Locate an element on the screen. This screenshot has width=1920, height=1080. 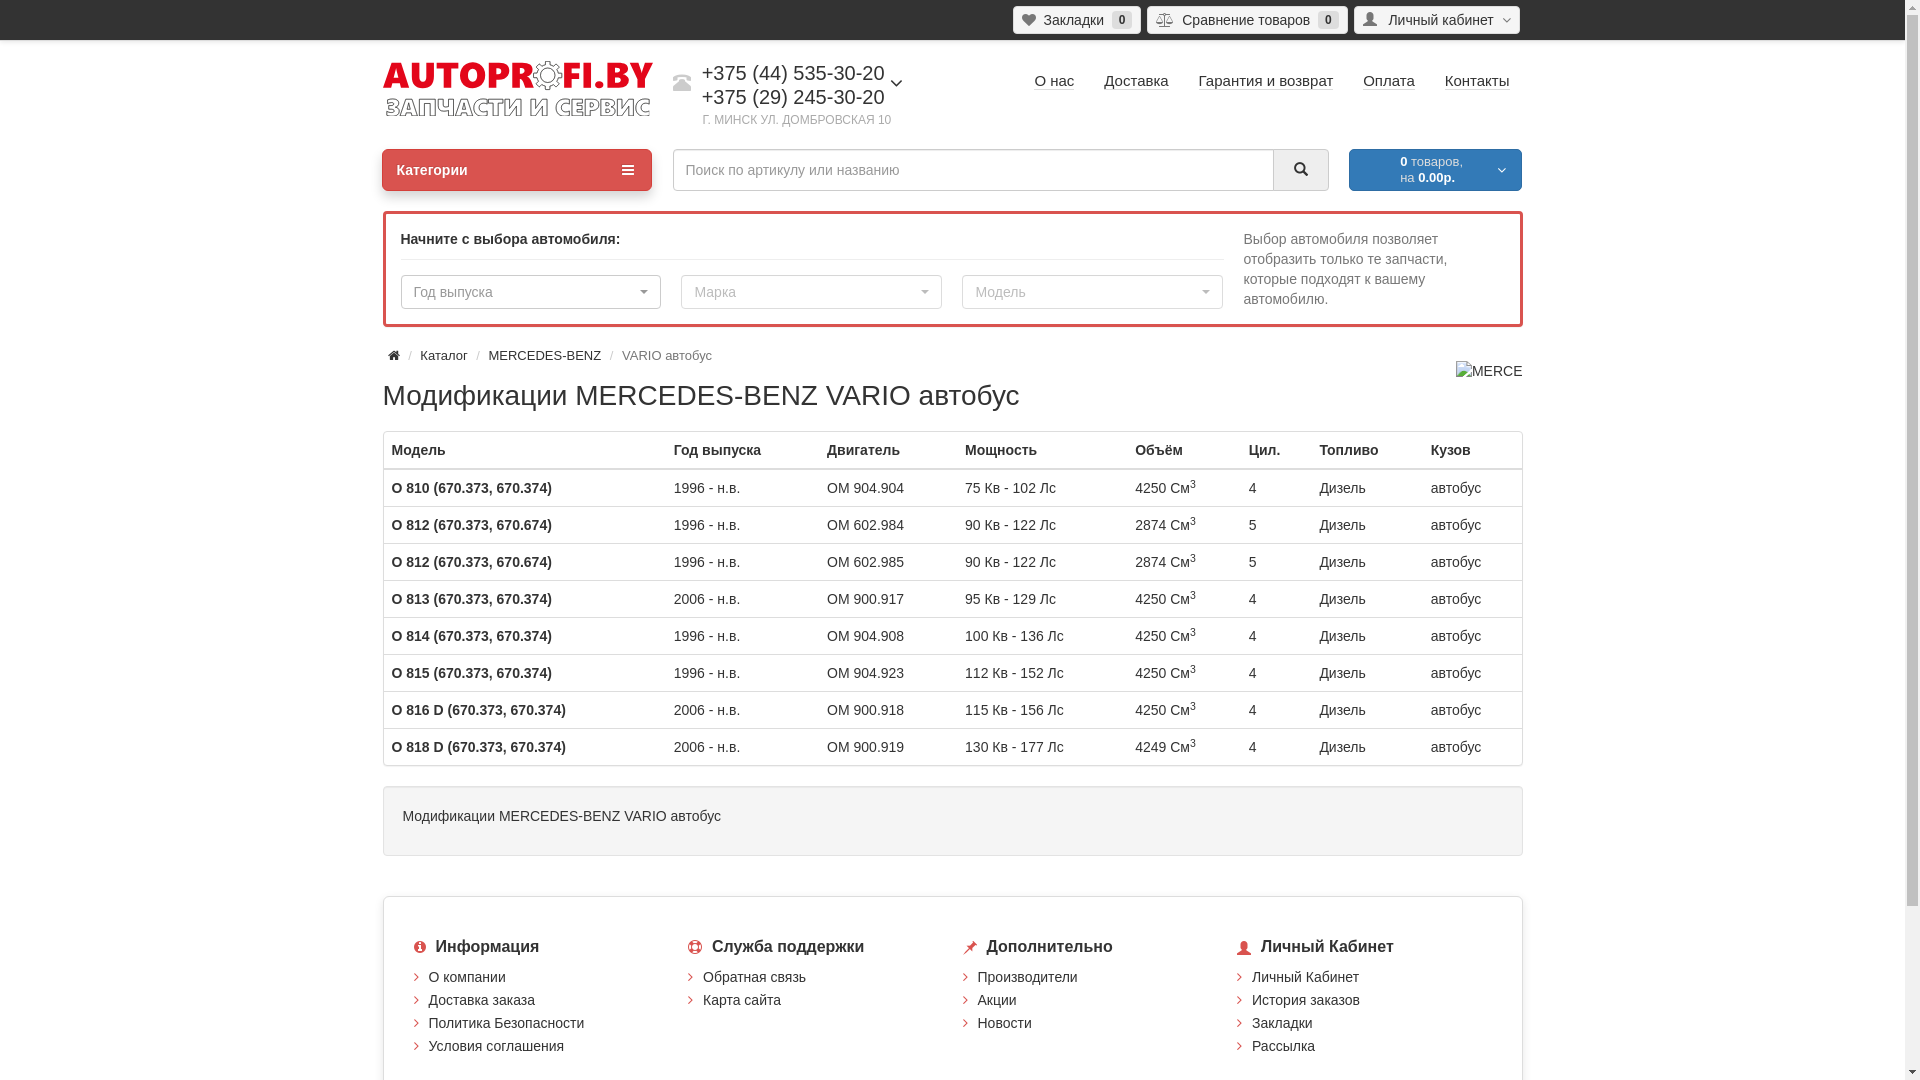
'O 813 (670.373, 670.374)' is located at coordinates (470, 597).